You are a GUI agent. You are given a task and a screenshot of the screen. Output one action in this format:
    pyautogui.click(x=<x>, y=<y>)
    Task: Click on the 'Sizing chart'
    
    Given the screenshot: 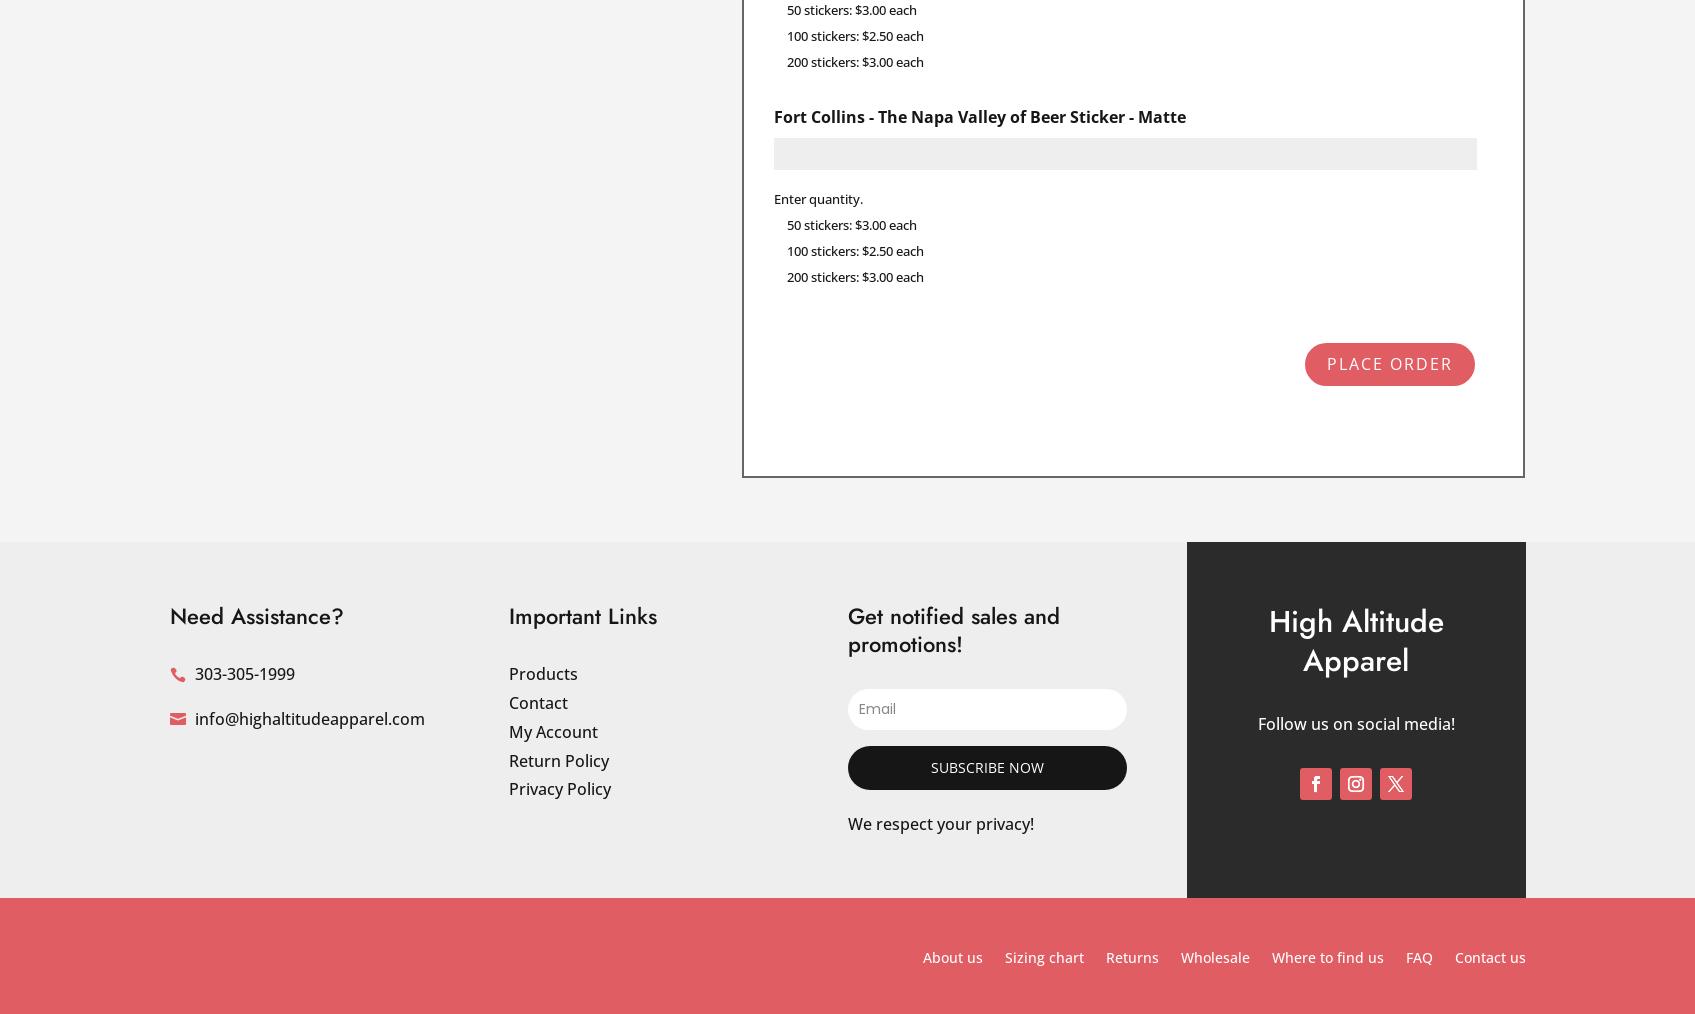 What is the action you would take?
    pyautogui.click(x=1042, y=957)
    